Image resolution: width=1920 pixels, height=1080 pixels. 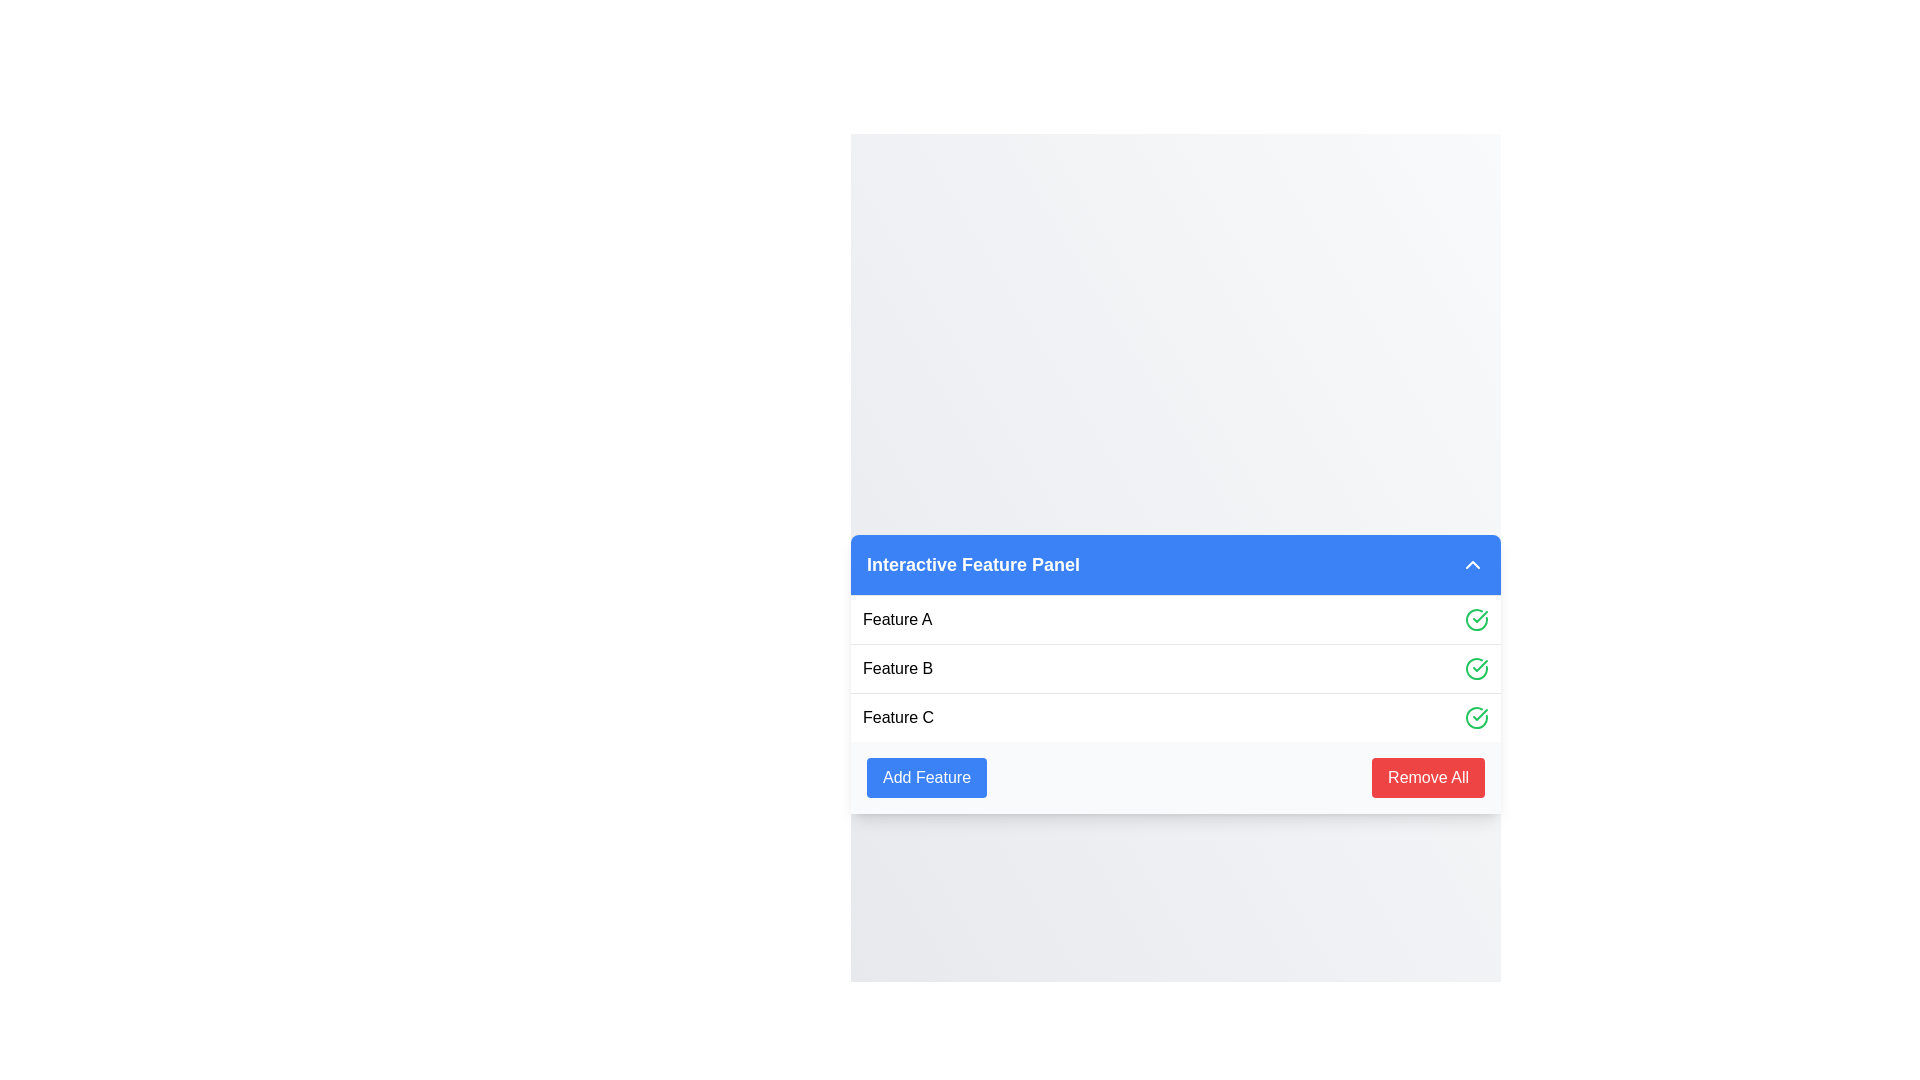 What do you see at coordinates (1176, 667) in the screenshot?
I see `the 'Feature B' list item, which is the second row in the 'Interactive Feature Panel', indicated by a green check mark` at bounding box center [1176, 667].